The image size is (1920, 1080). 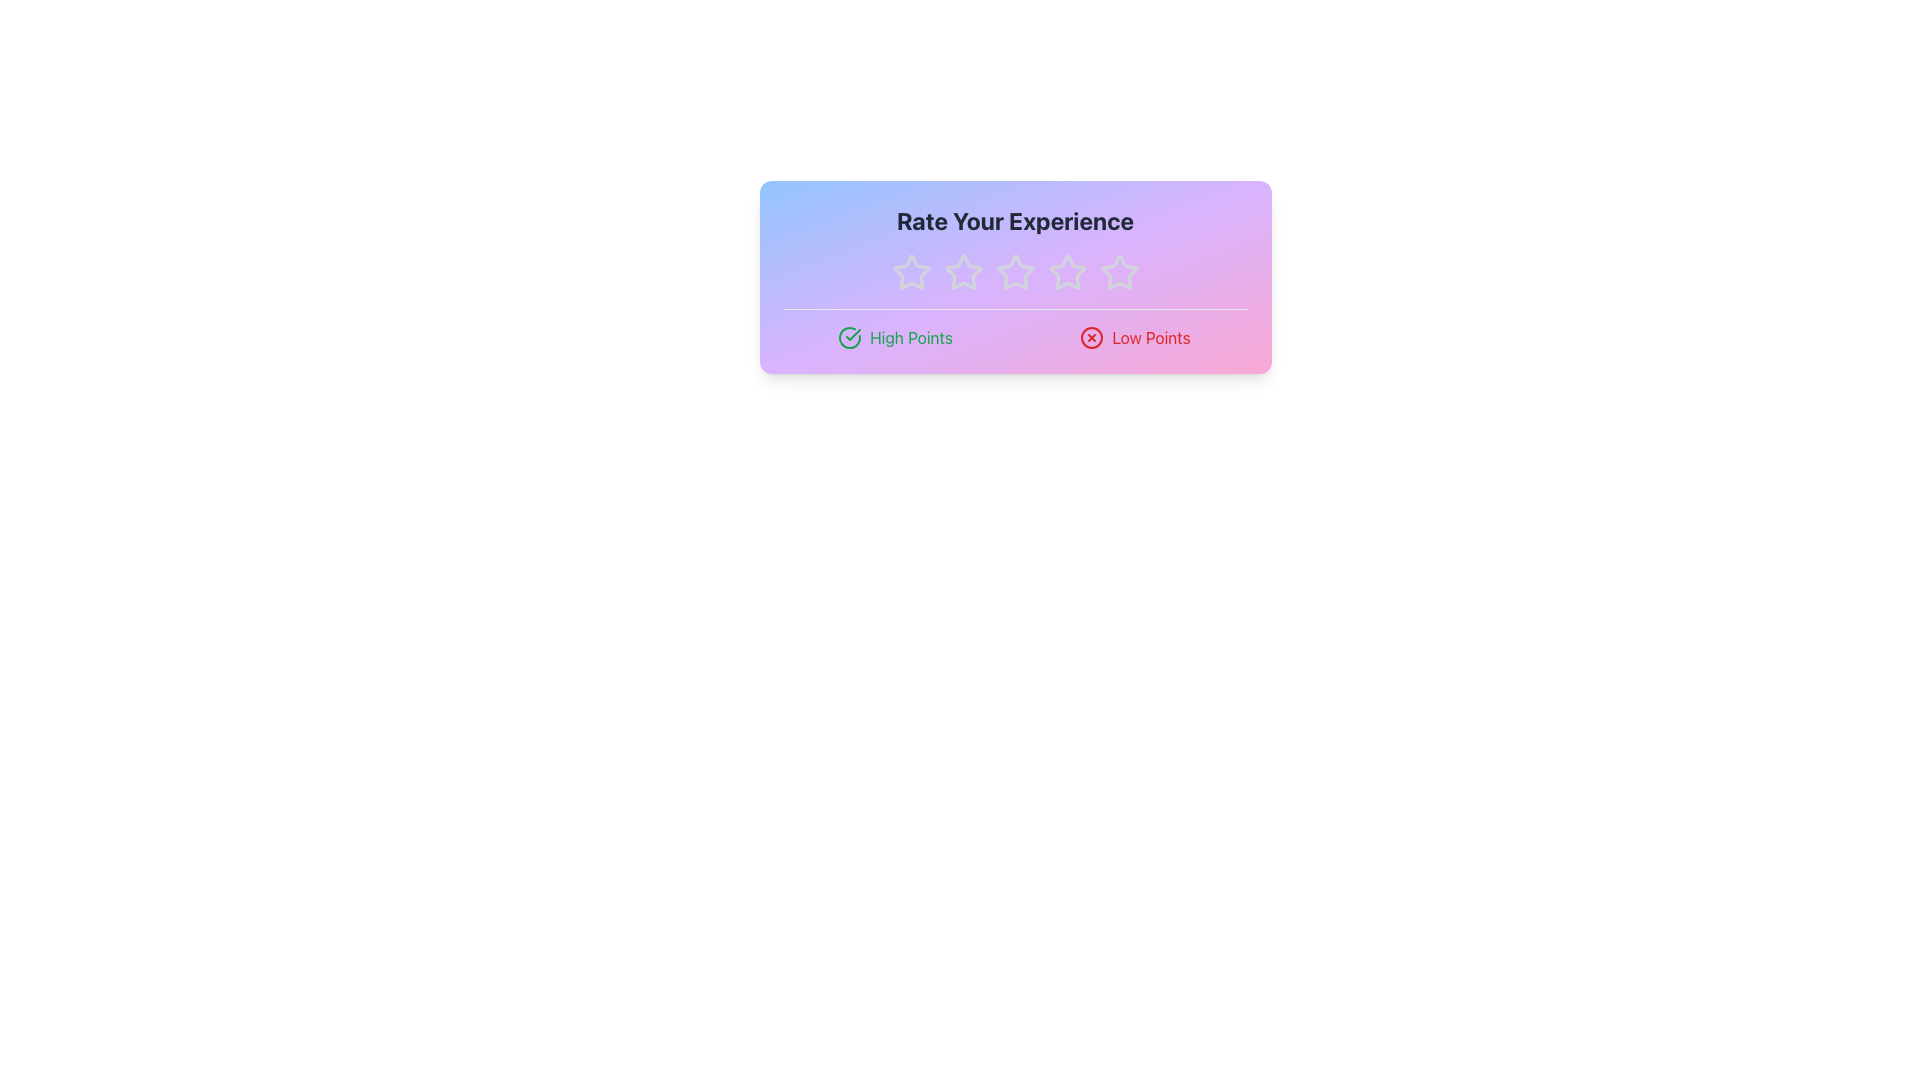 I want to click on the 'High Points' label with icon, which features green text and a checkmark icon, located at the bottom section of the 'Rate Your Experience' interface, so click(x=894, y=337).